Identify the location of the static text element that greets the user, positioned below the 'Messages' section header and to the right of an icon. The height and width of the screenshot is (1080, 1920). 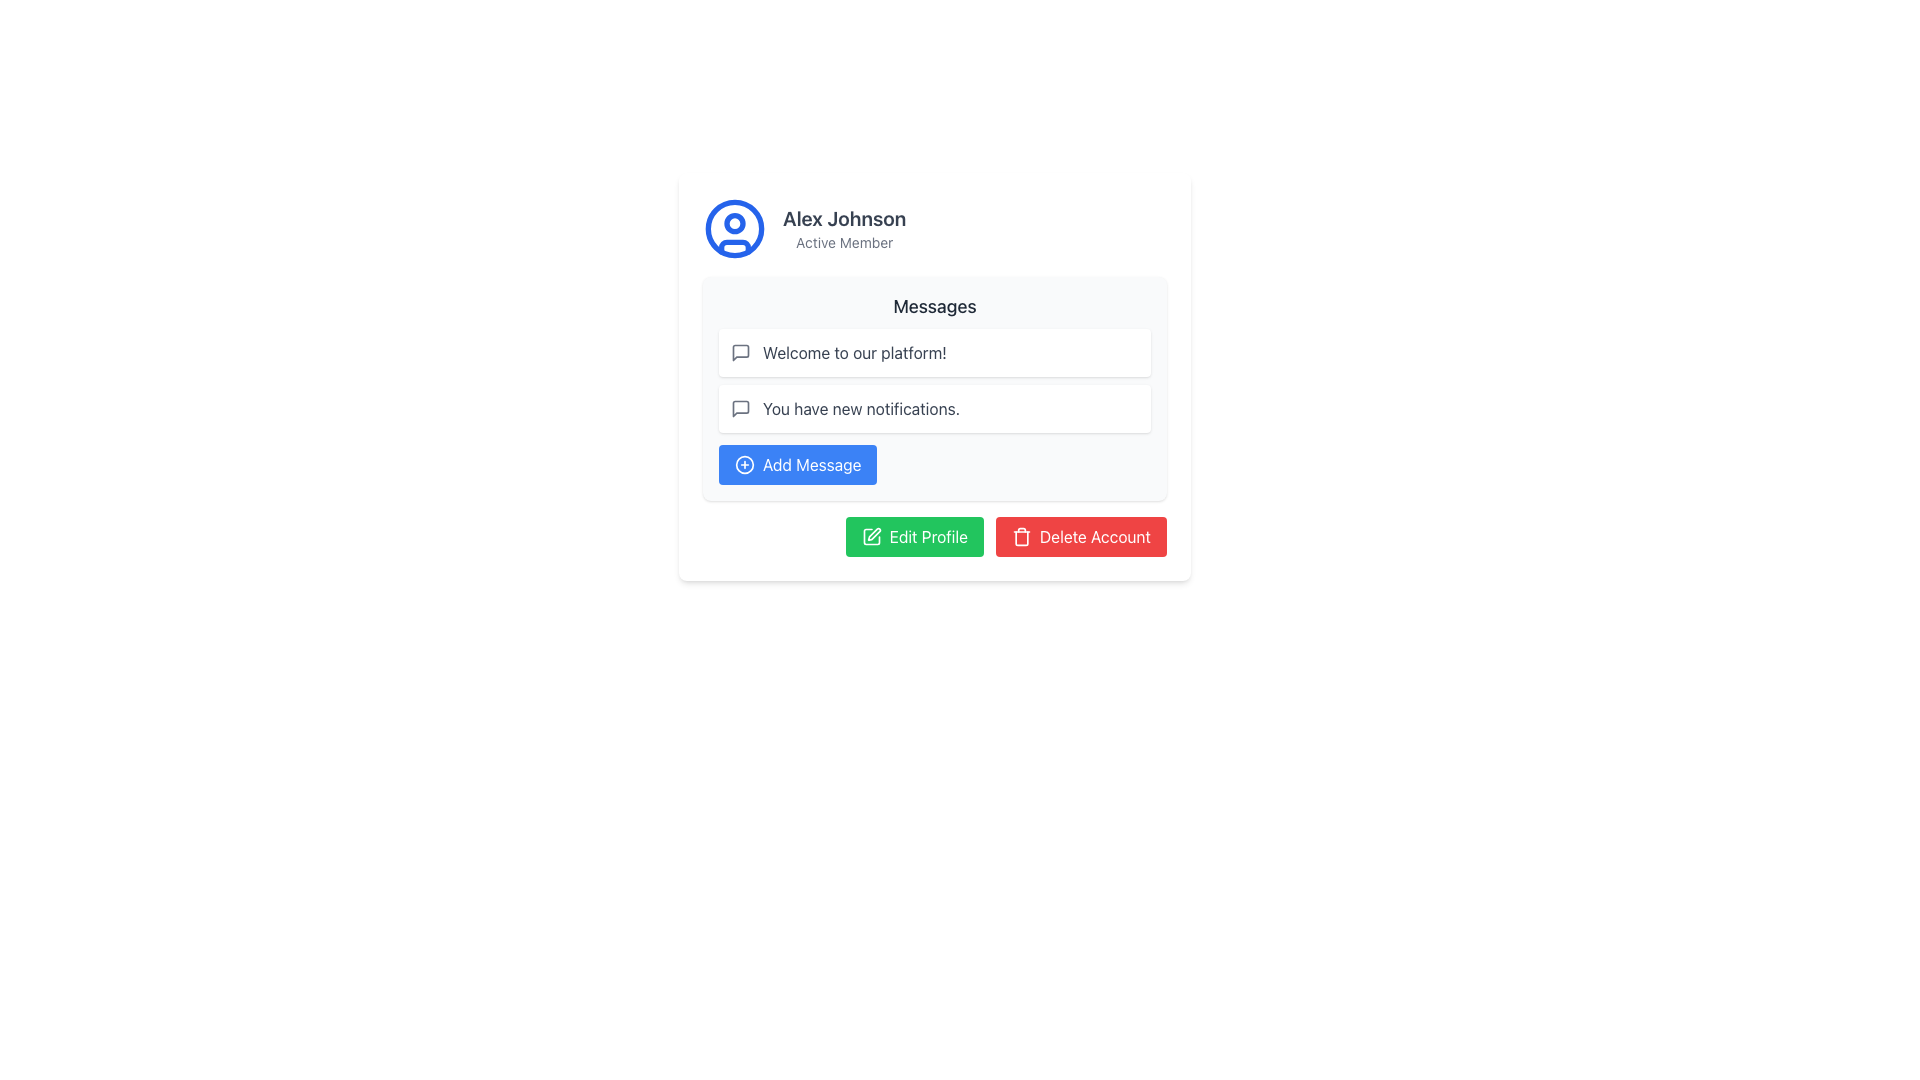
(854, 352).